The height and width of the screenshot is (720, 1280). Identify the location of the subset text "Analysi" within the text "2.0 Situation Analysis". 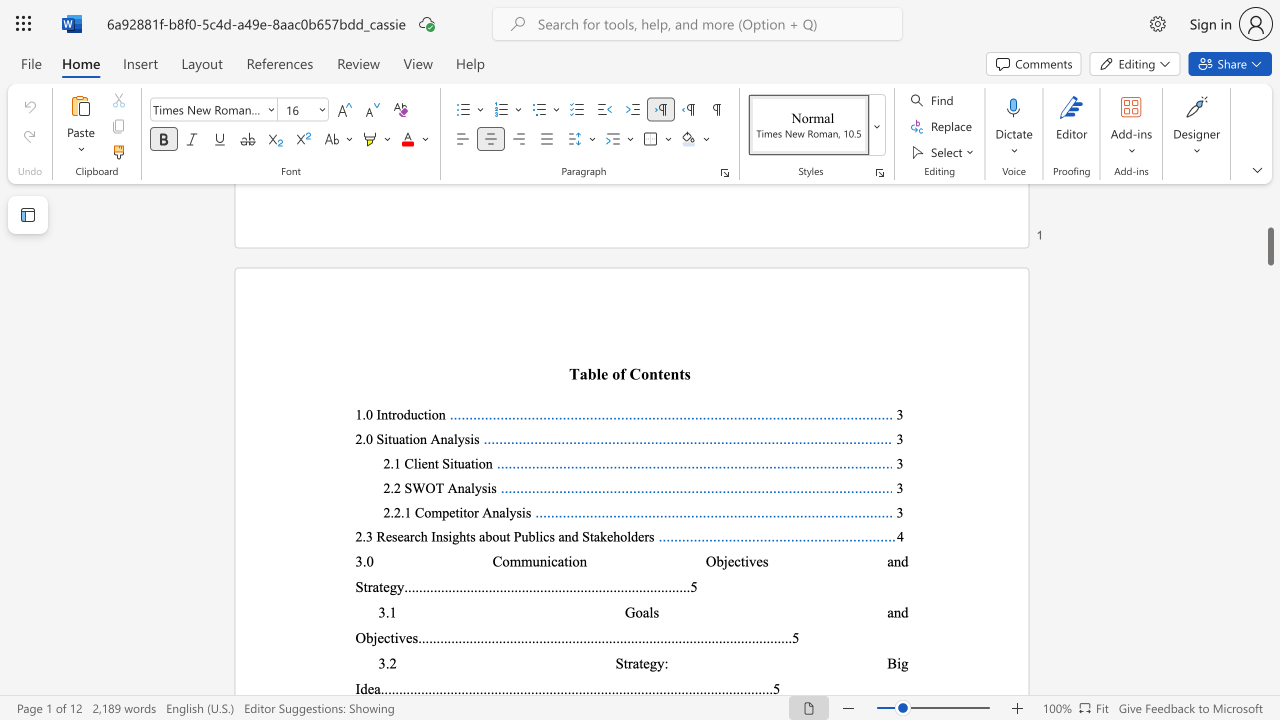
(429, 438).